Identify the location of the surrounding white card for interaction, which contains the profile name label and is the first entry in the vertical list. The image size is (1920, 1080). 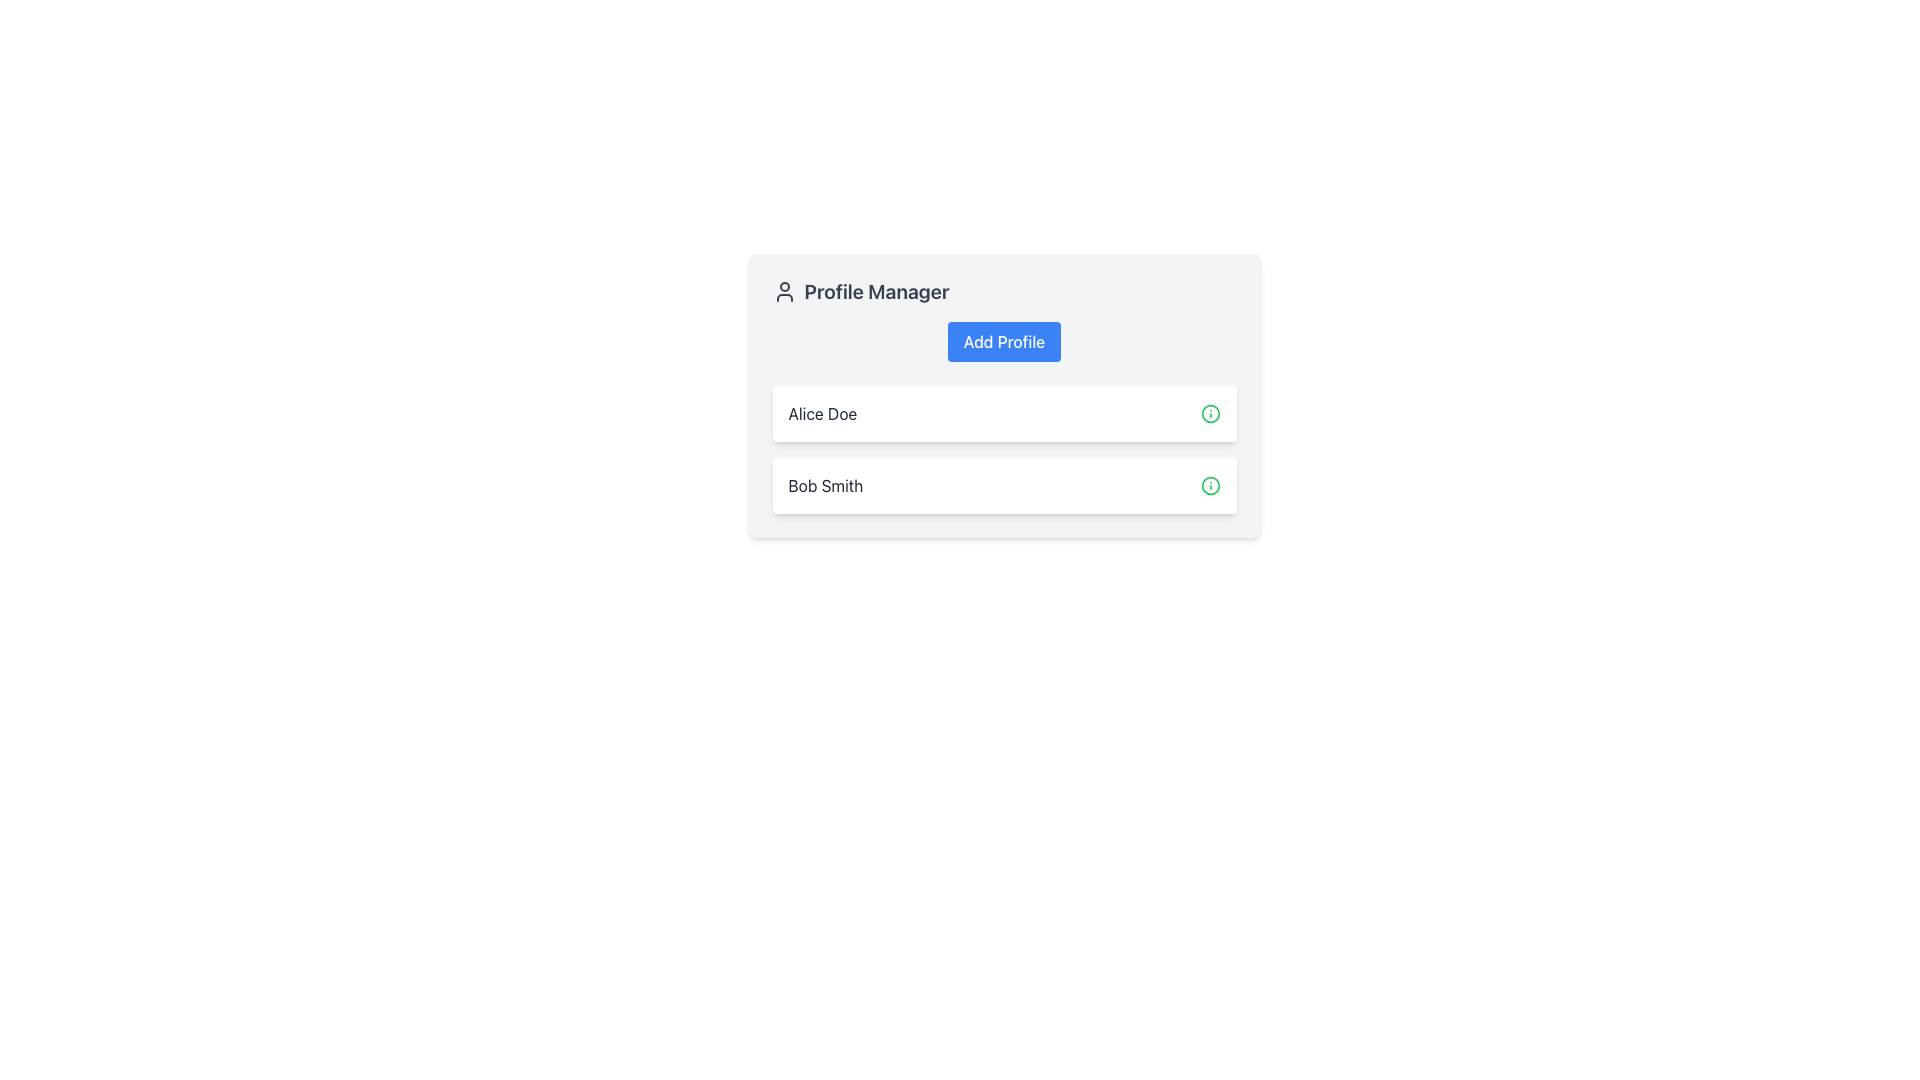
(822, 412).